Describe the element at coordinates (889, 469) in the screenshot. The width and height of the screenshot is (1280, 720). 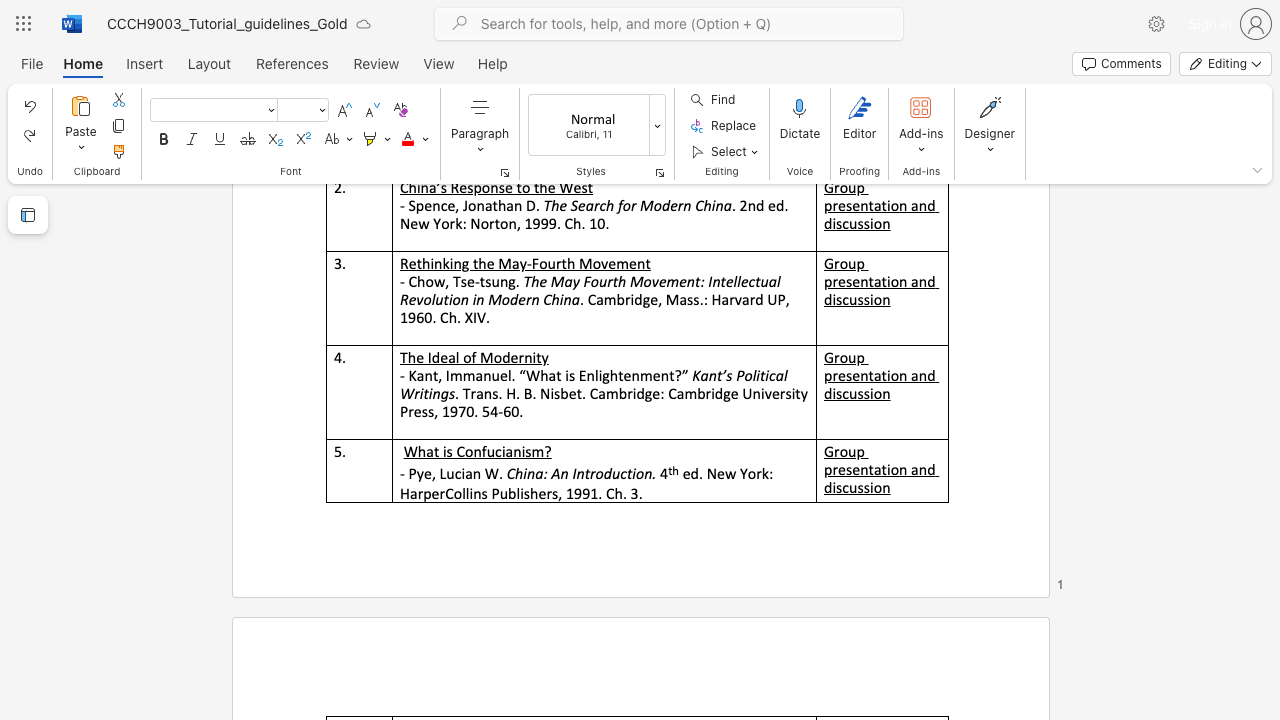
I see `the subset text "on and discu" within the text "Group presentation and discussion"` at that location.